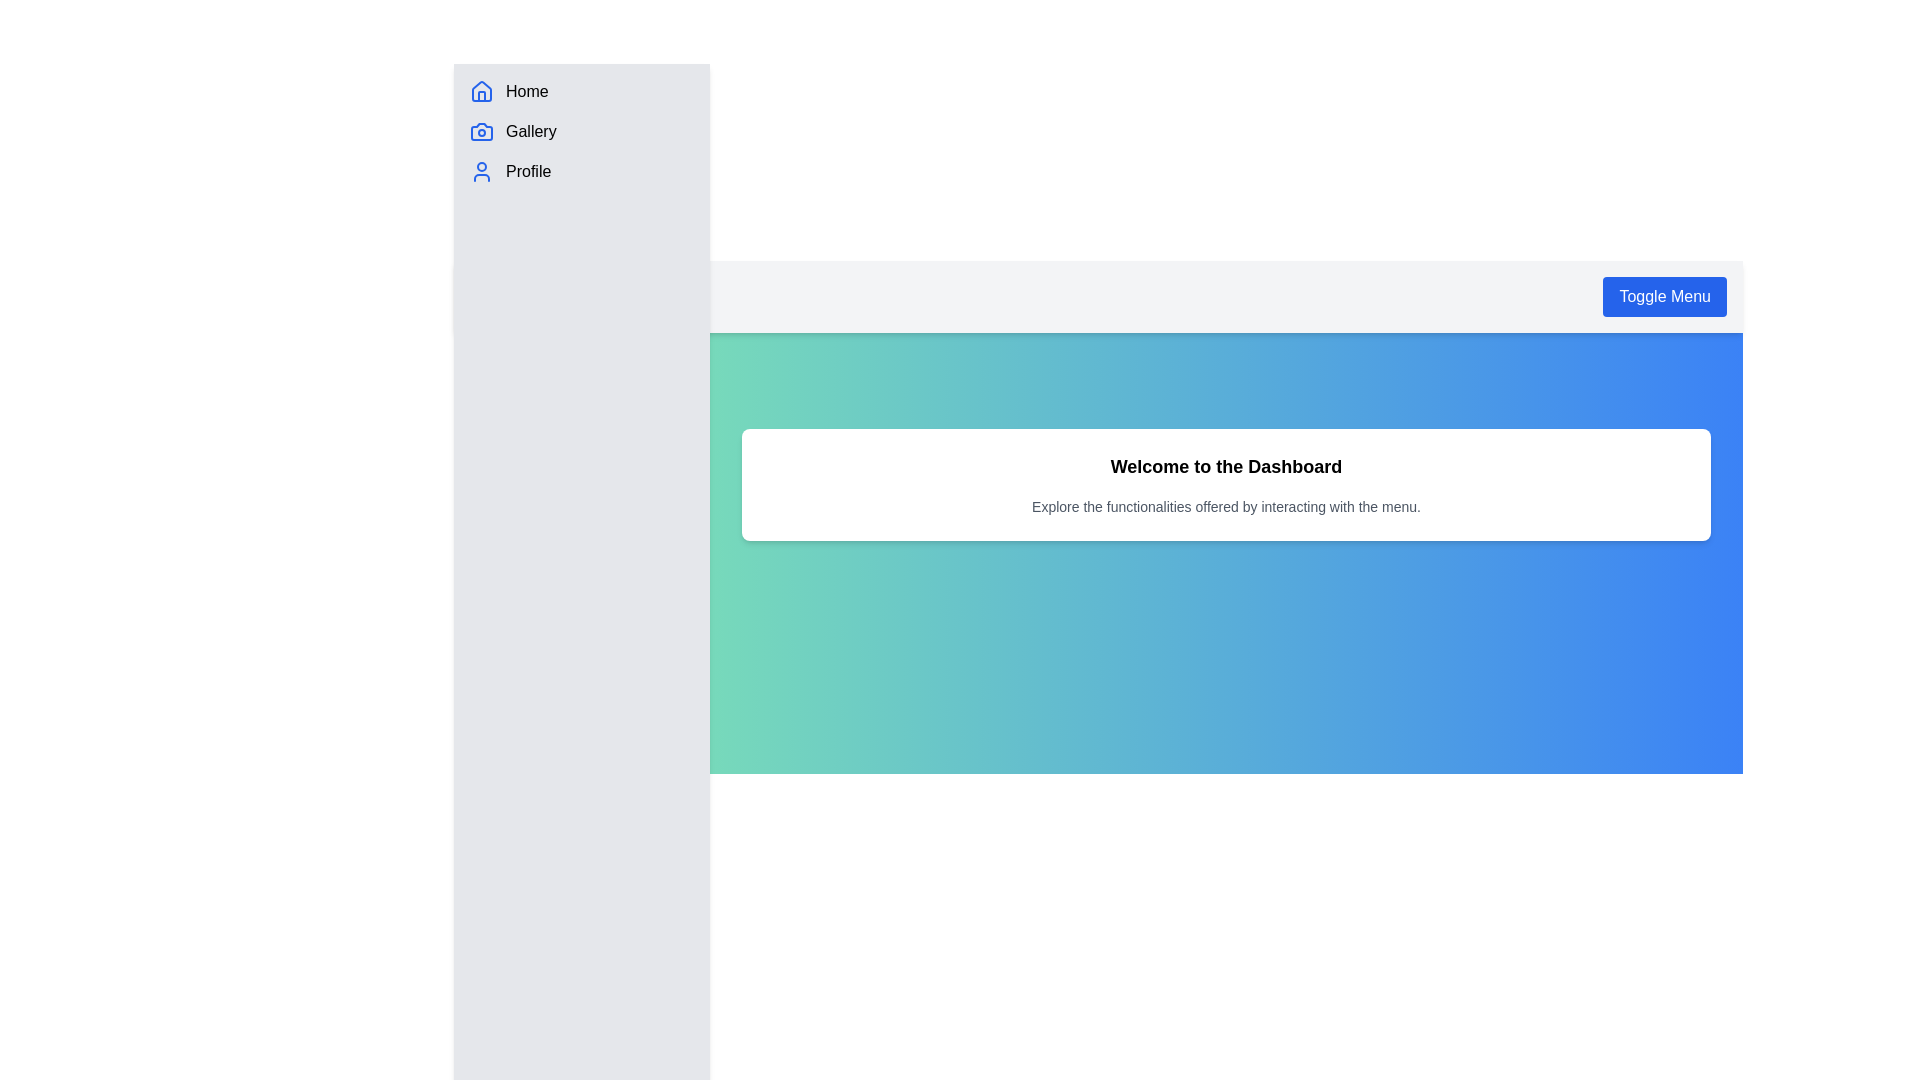 The width and height of the screenshot is (1920, 1080). I want to click on the 'Gallery' text label located in the vertical navigation pane, which is positioned below the 'Home' menu item and above the 'Profile' menu item, so click(531, 131).